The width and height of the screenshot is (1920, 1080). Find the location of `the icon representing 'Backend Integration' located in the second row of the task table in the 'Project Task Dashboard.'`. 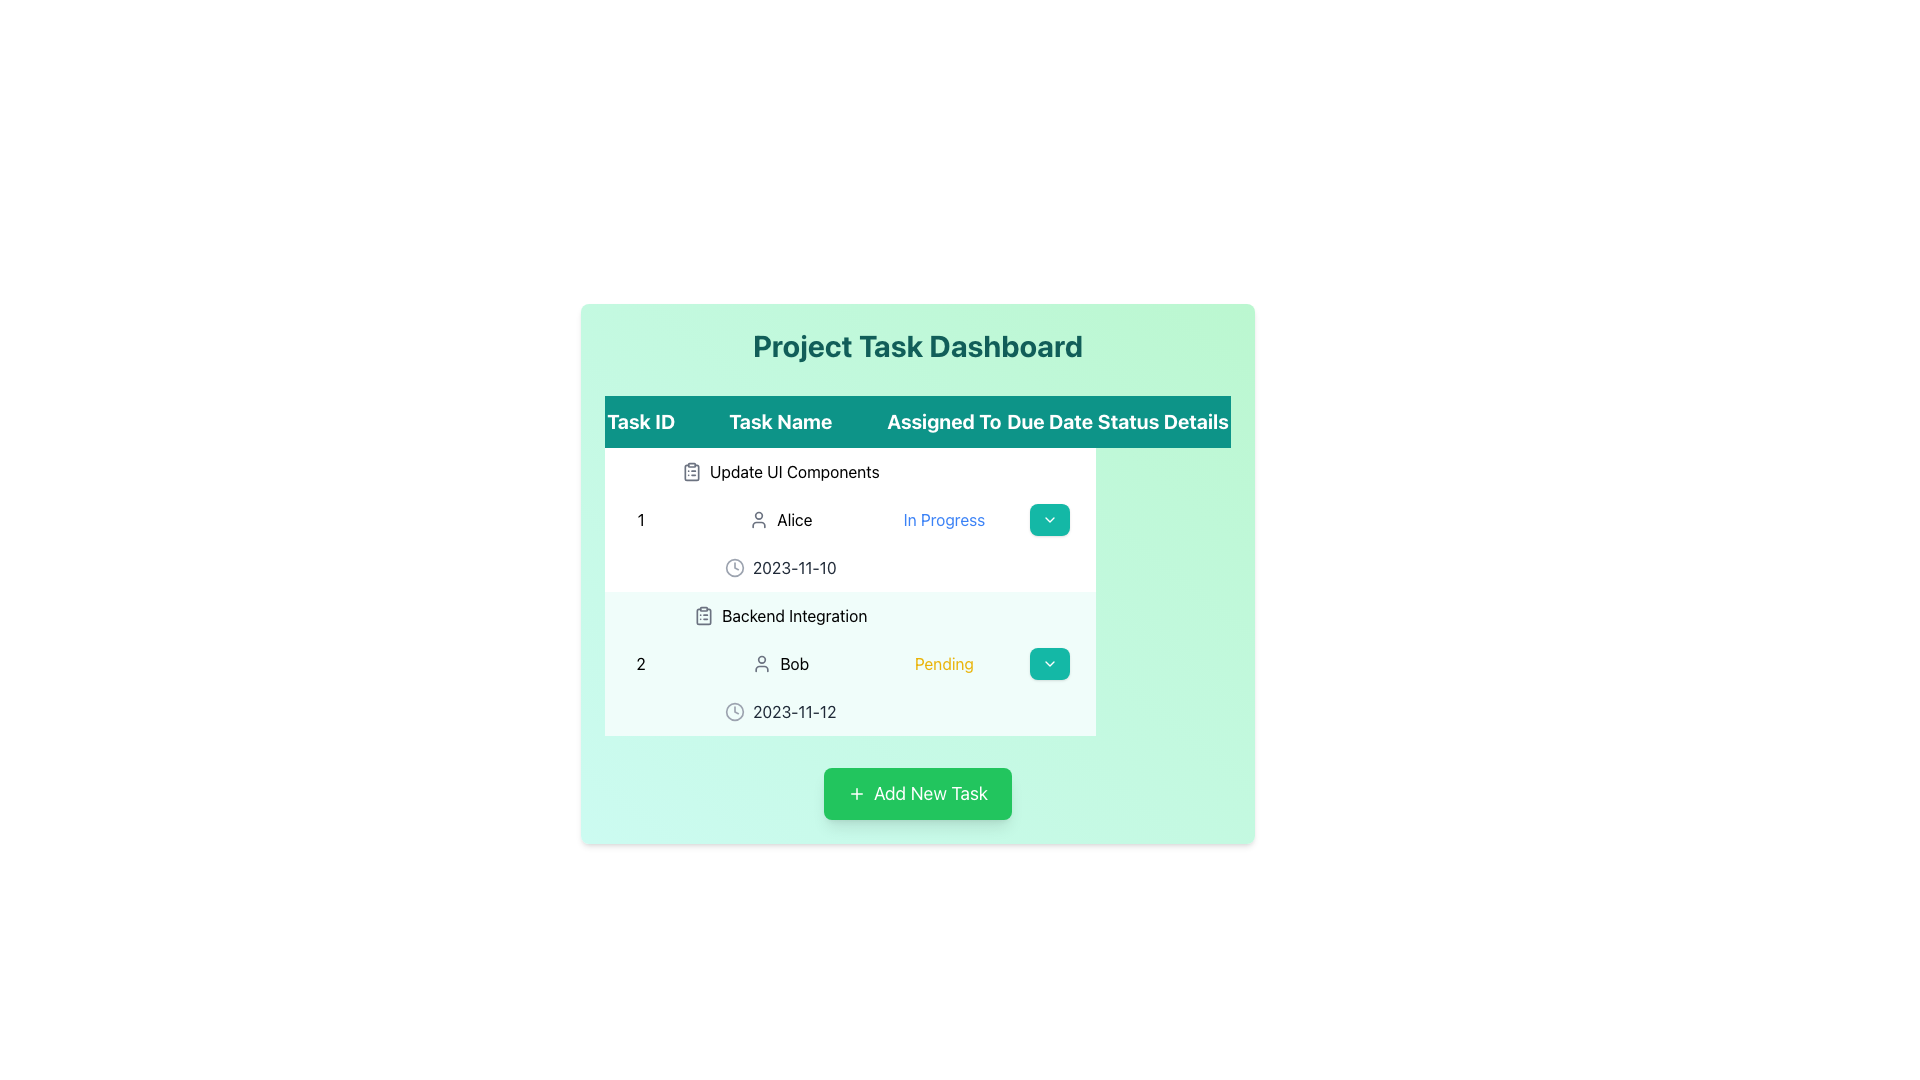

the icon representing 'Backend Integration' located in the second row of the task table in the 'Project Task Dashboard.' is located at coordinates (704, 615).